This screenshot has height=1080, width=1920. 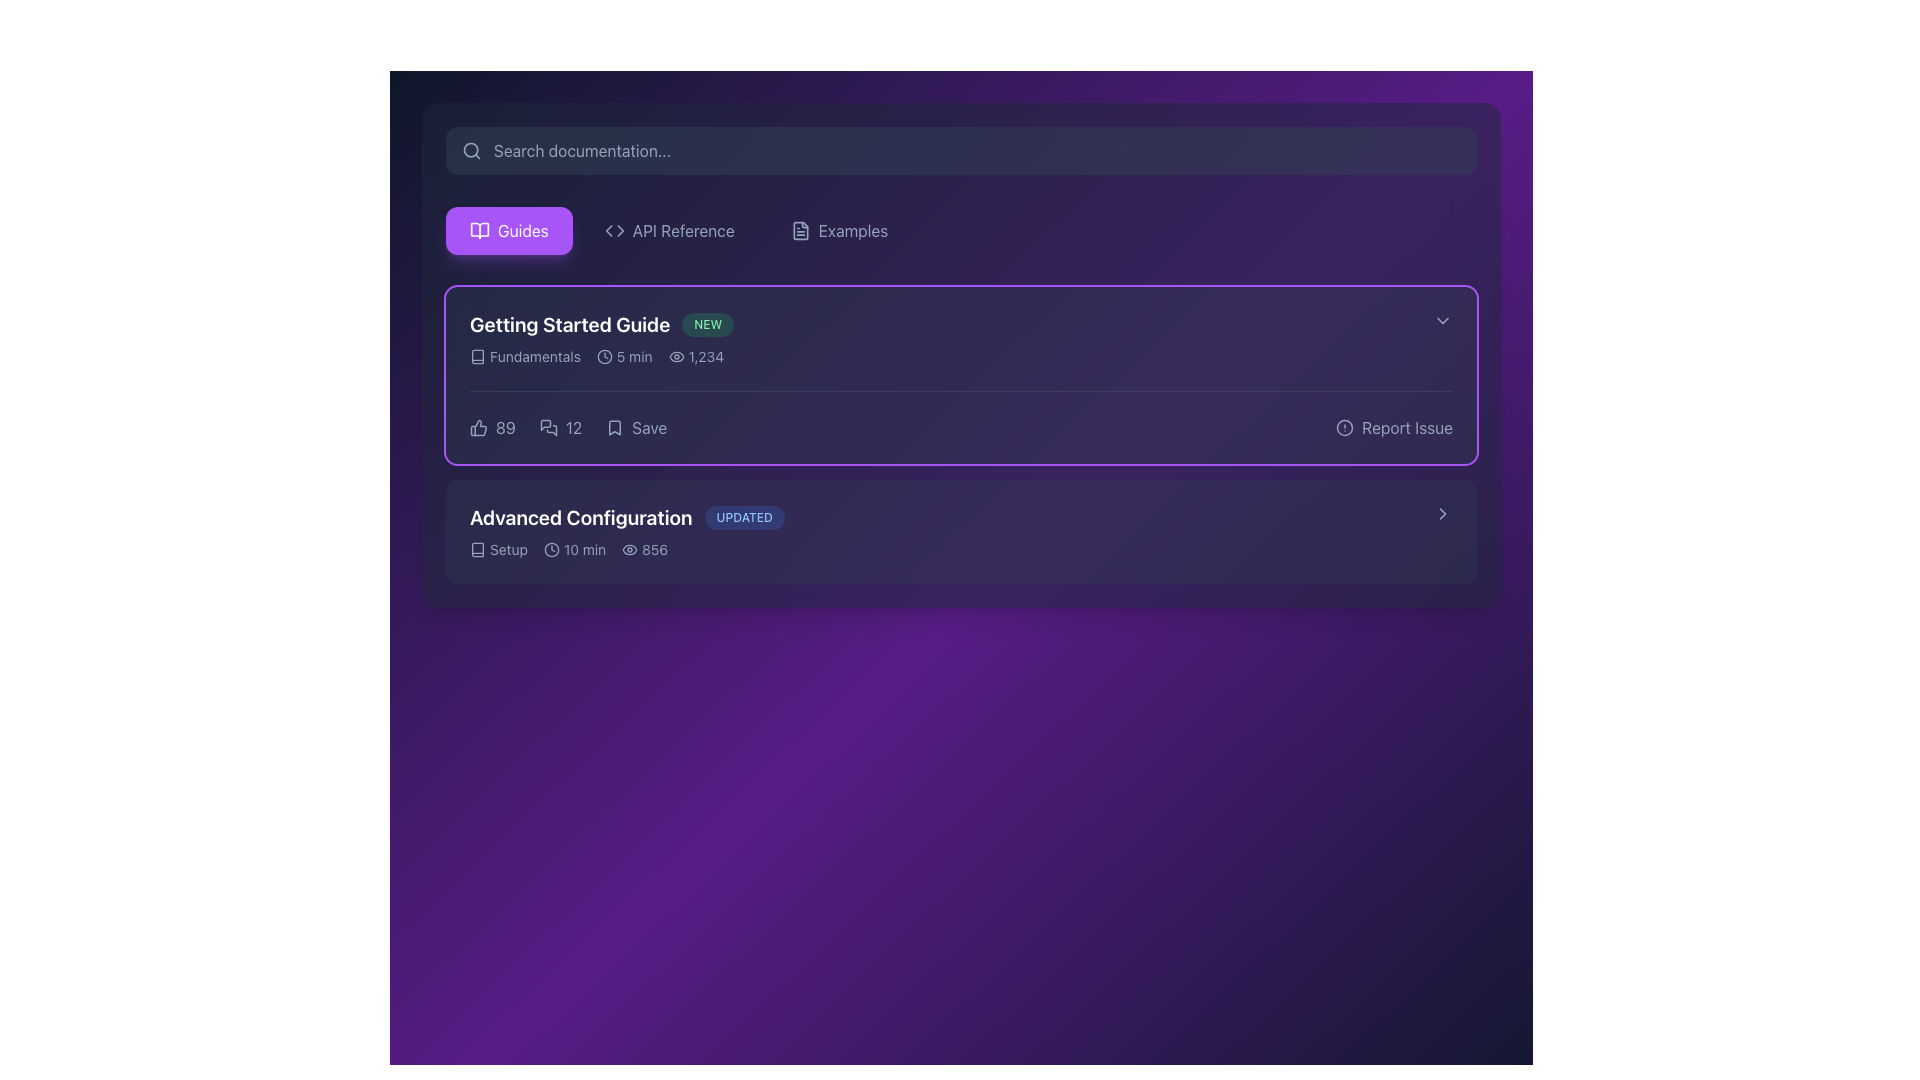 What do you see at coordinates (470, 149) in the screenshot?
I see `the search icon located on the left side of the search input field, which indicates the purpose of the adjacent input field for searching documentation` at bounding box center [470, 149].